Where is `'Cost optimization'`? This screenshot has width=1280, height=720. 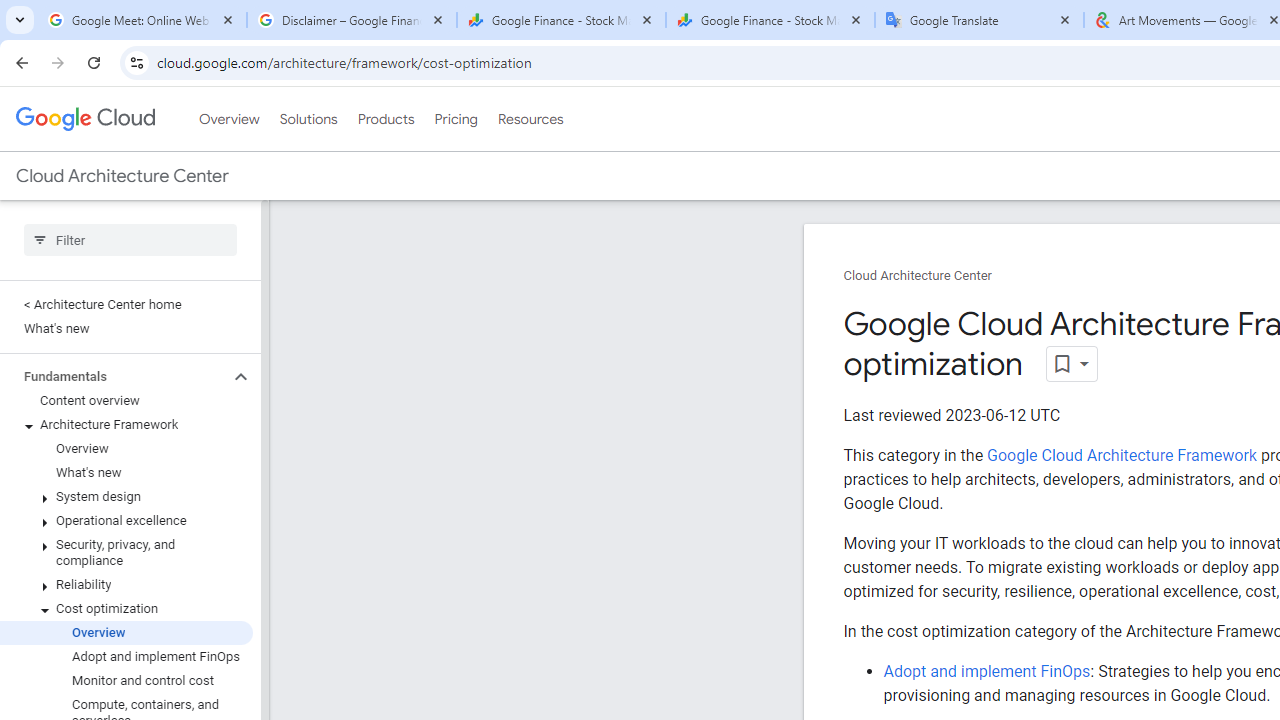 'Cost optimization' is located at coordinates (125, 607).